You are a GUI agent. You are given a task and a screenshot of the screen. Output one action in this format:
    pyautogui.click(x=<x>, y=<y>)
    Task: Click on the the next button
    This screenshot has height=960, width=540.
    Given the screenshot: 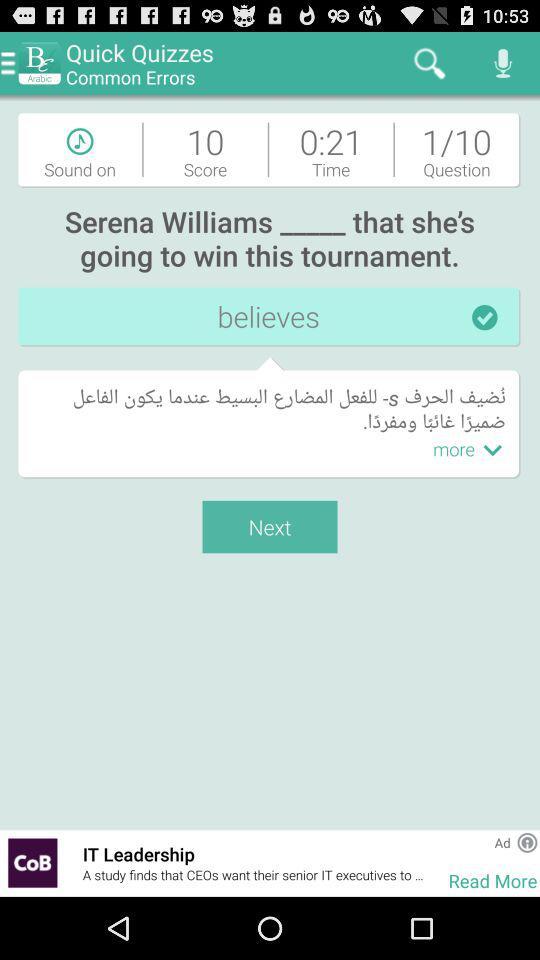 What is the action you would take?
    pyautogui.click(x=270, y=526)
    